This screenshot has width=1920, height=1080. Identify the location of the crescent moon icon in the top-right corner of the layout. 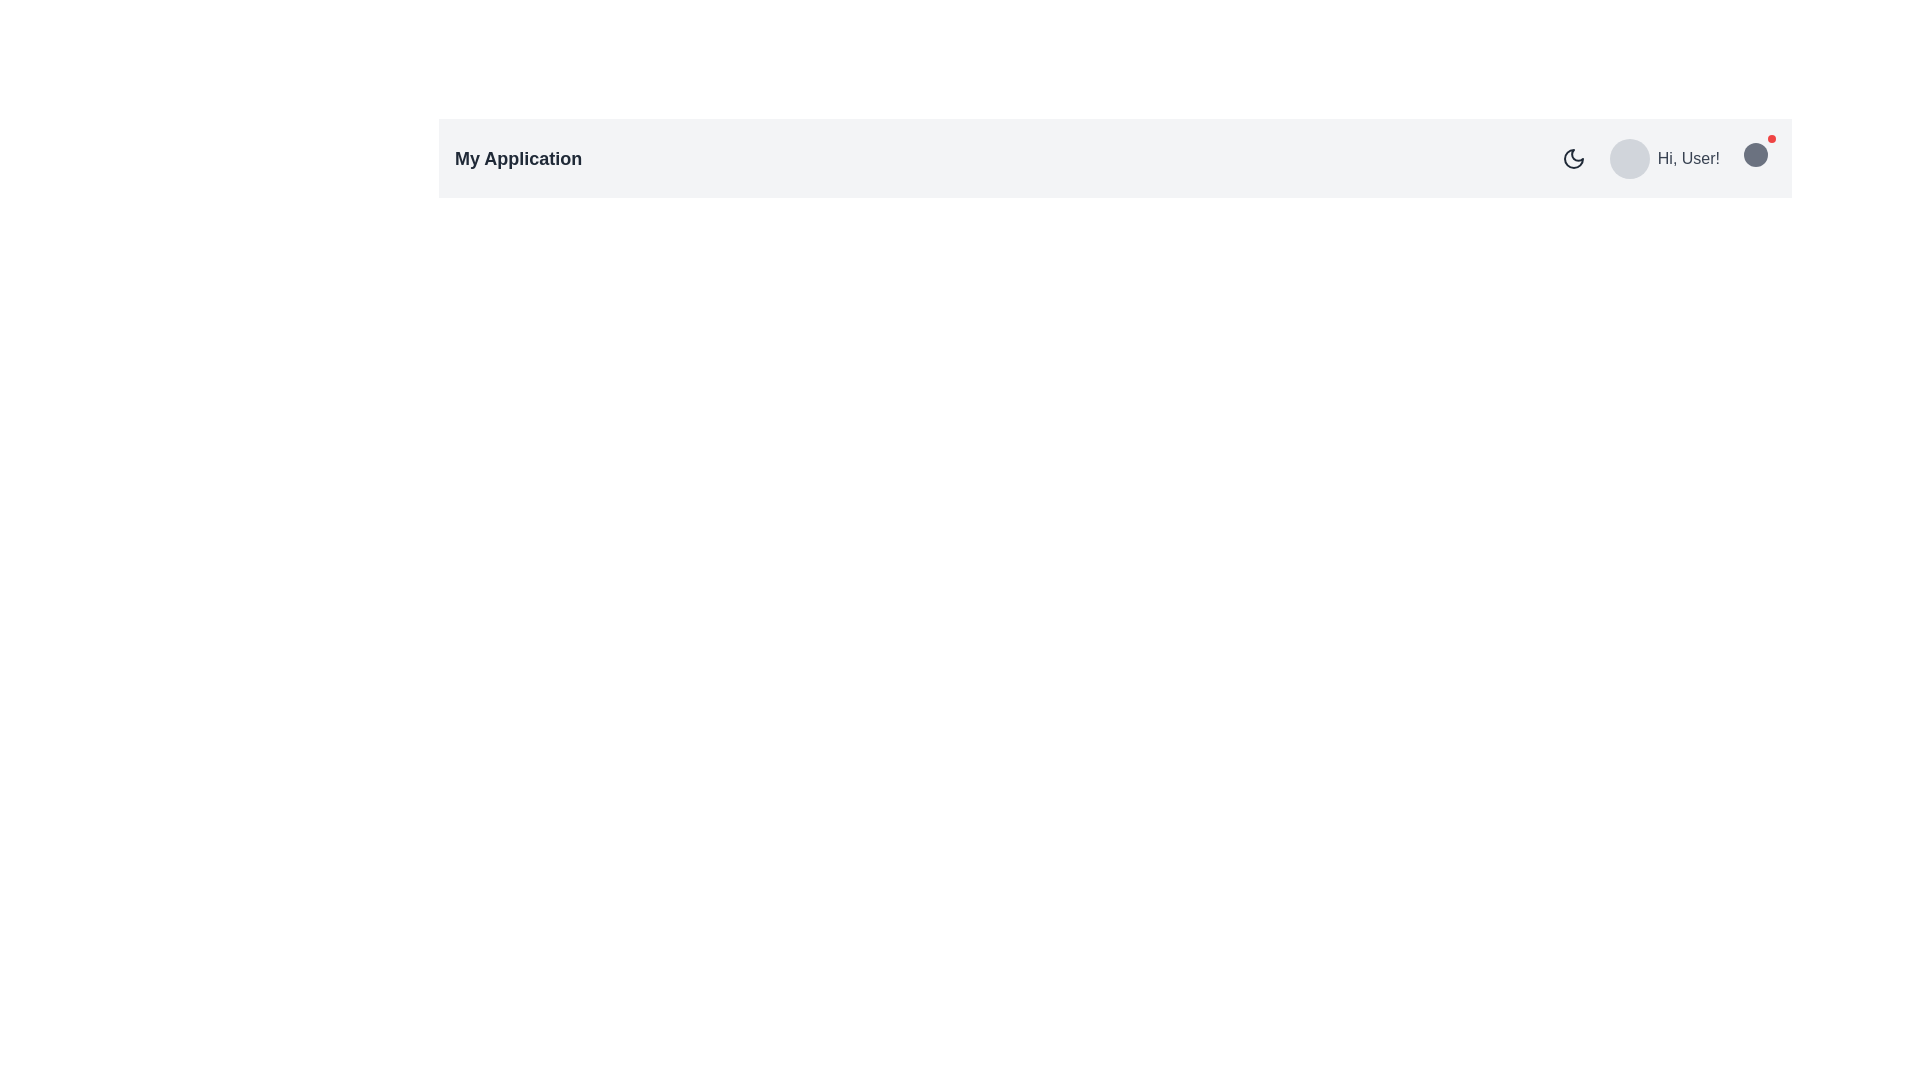
(1572, 157).